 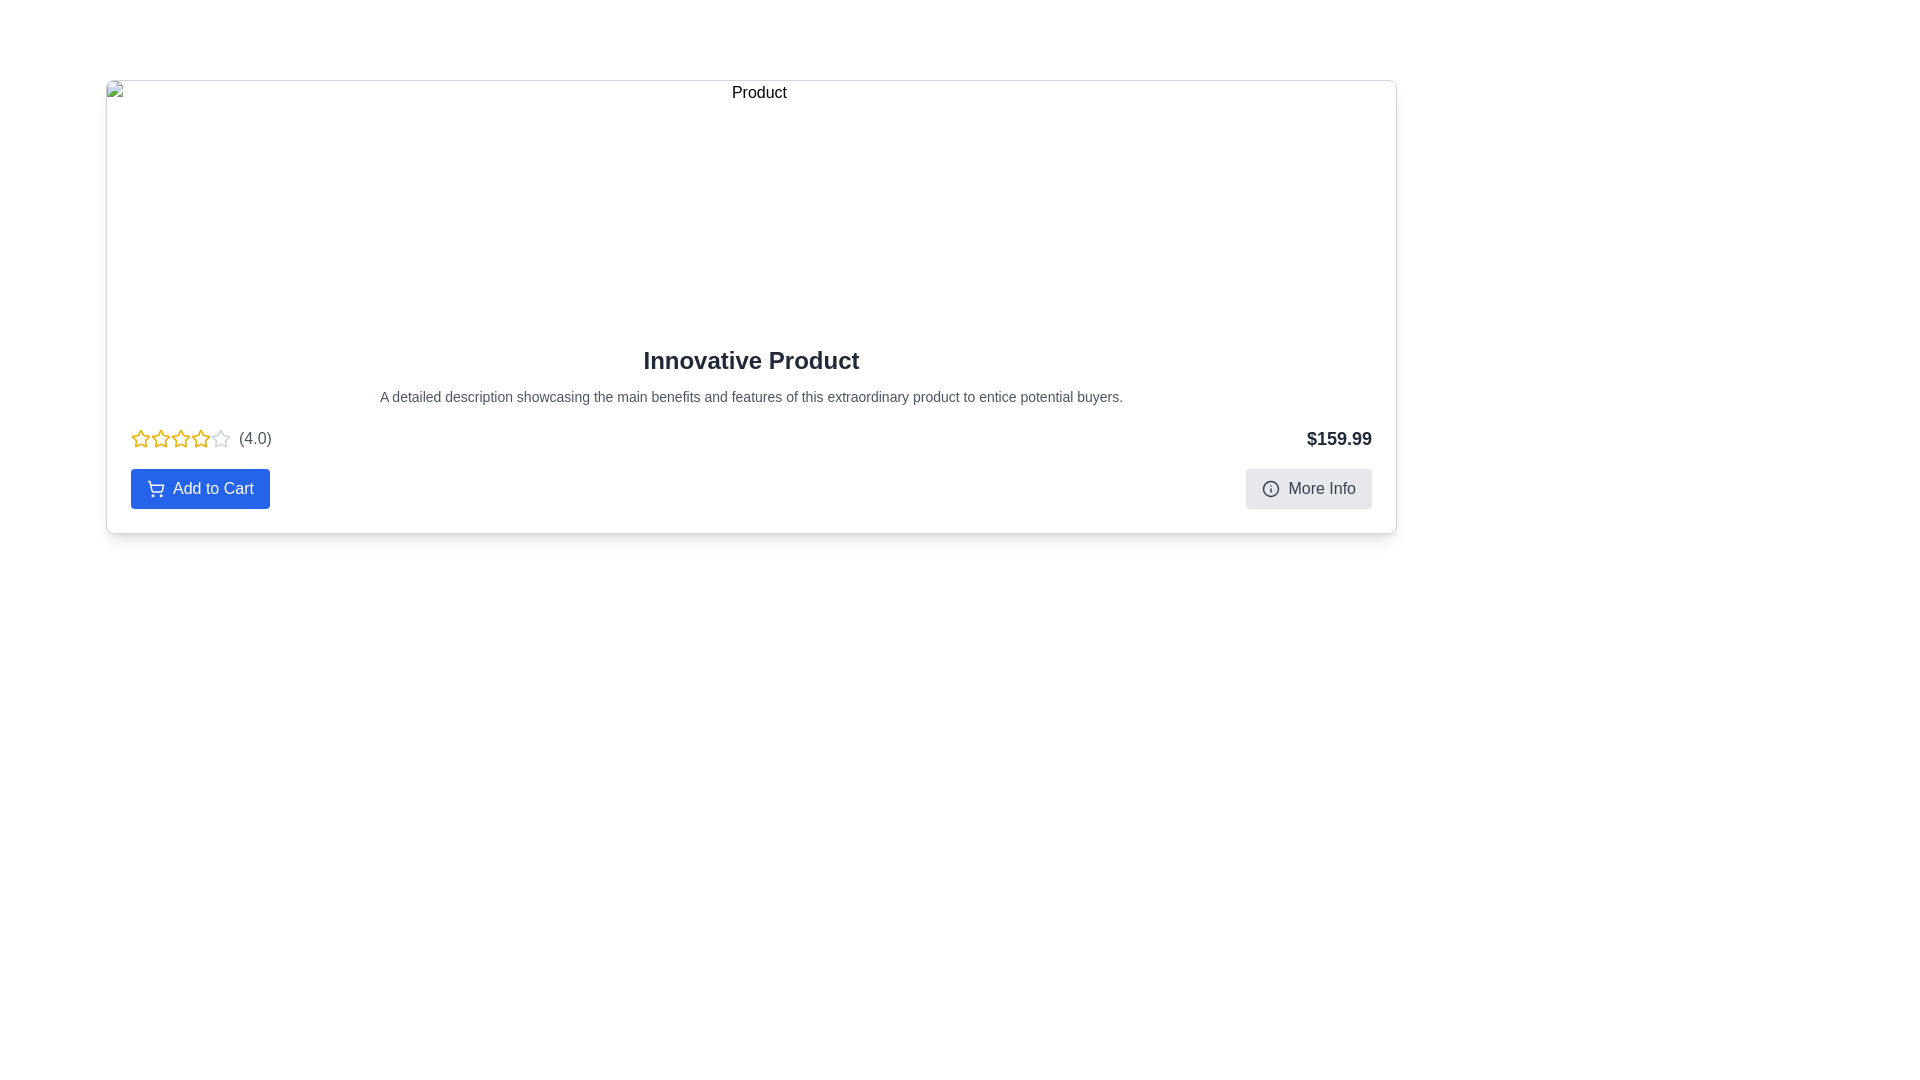 I want to click on the 'More Info' button located at the bottom-right corner of the card layout, so click(x=1309, y=489).